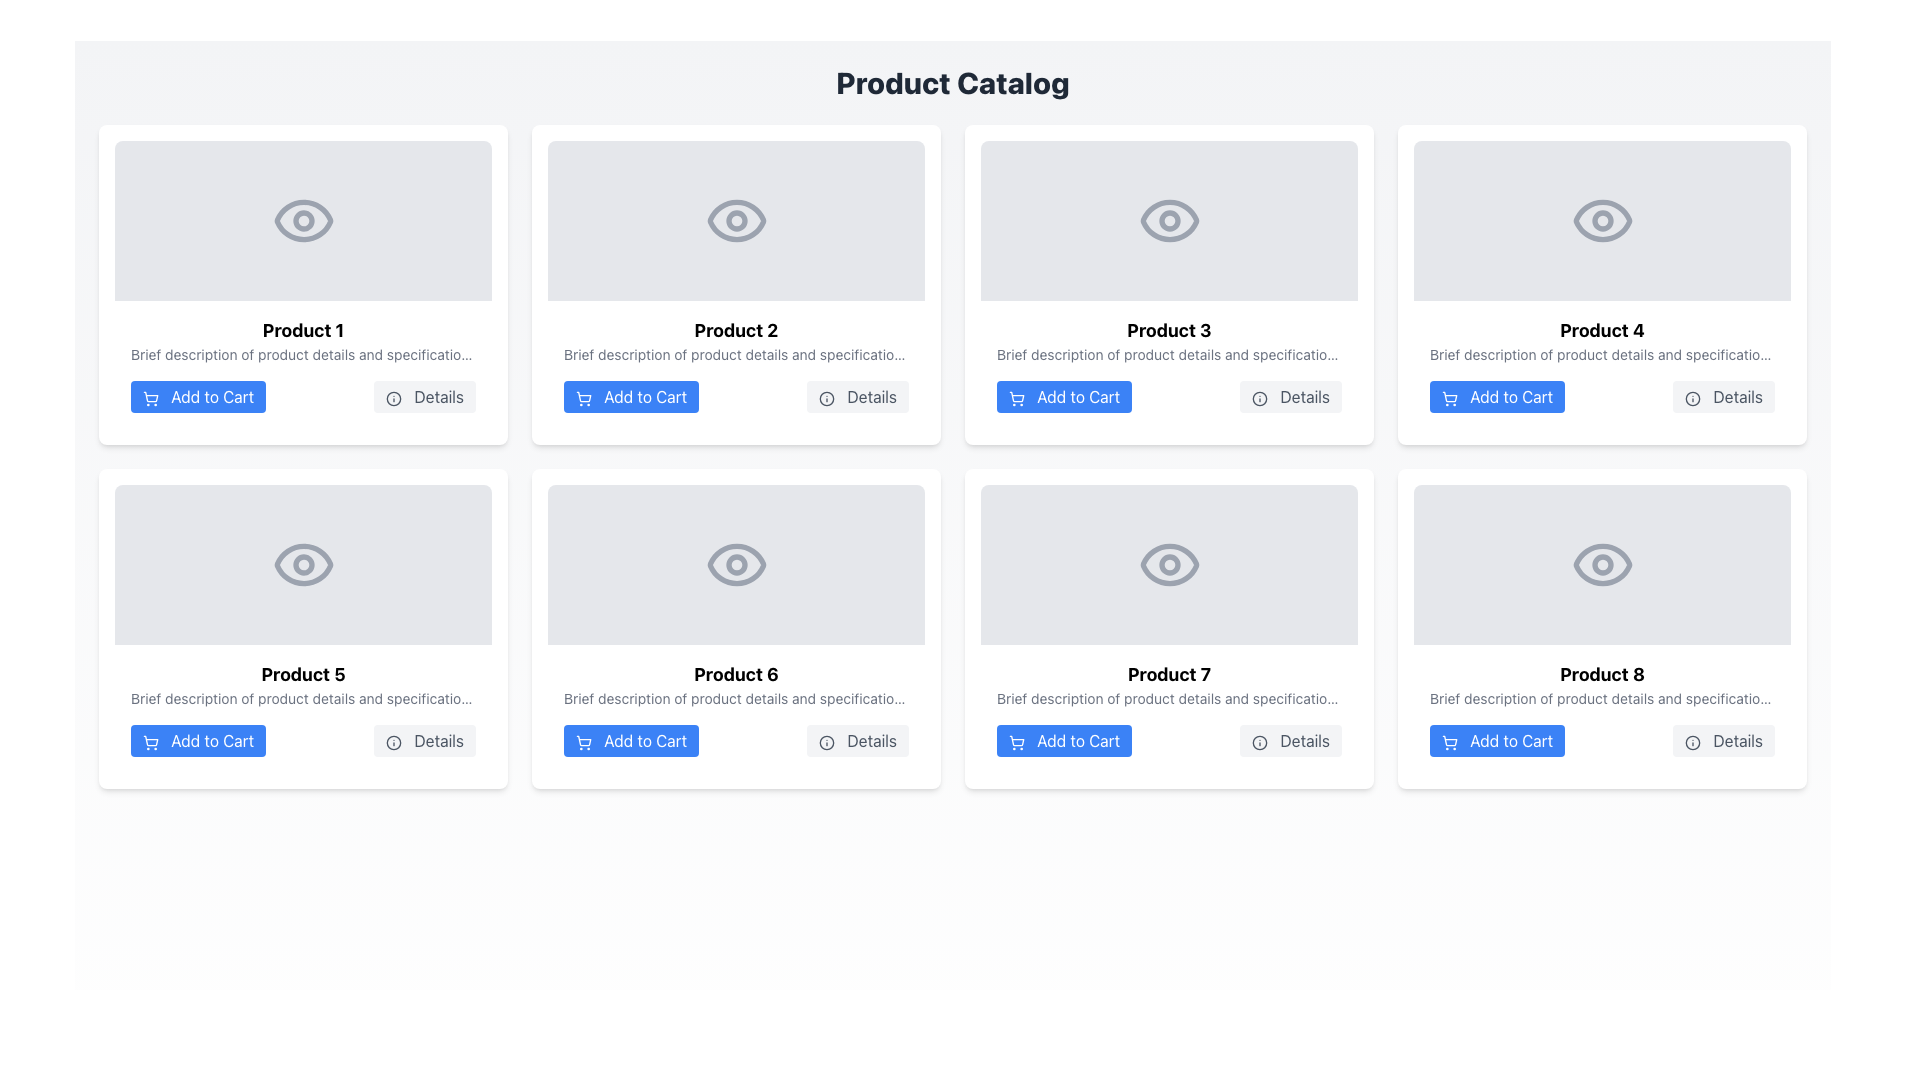 This screenshot has width=1920, height=1080. Describe the element at coordinates (1602, 220) in the screenshot. I see `the outlined eye icon with rounded edges, displayed in gray color, centered within the preview area of the 'Product 4' card` at that location.